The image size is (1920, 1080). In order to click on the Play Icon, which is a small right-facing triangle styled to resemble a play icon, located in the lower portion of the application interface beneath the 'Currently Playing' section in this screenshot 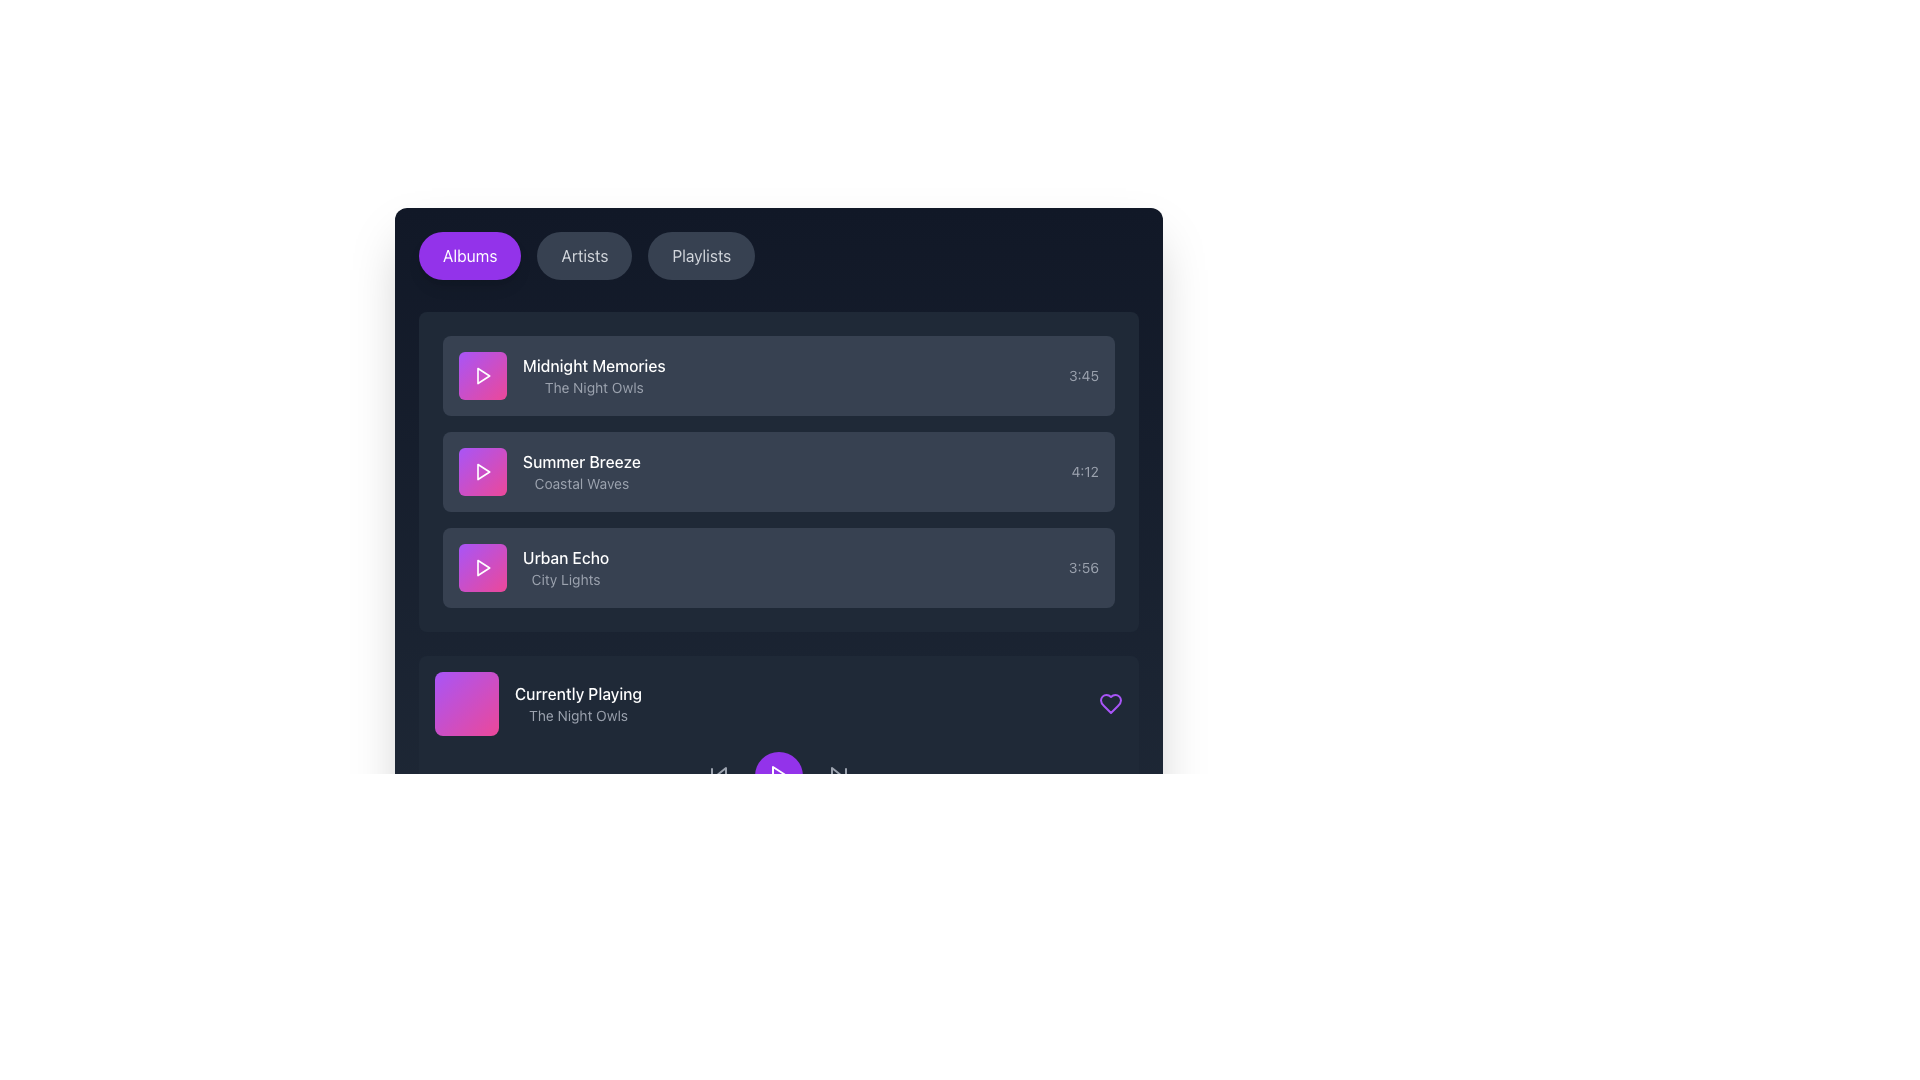, I will do `click(778, 774)`.